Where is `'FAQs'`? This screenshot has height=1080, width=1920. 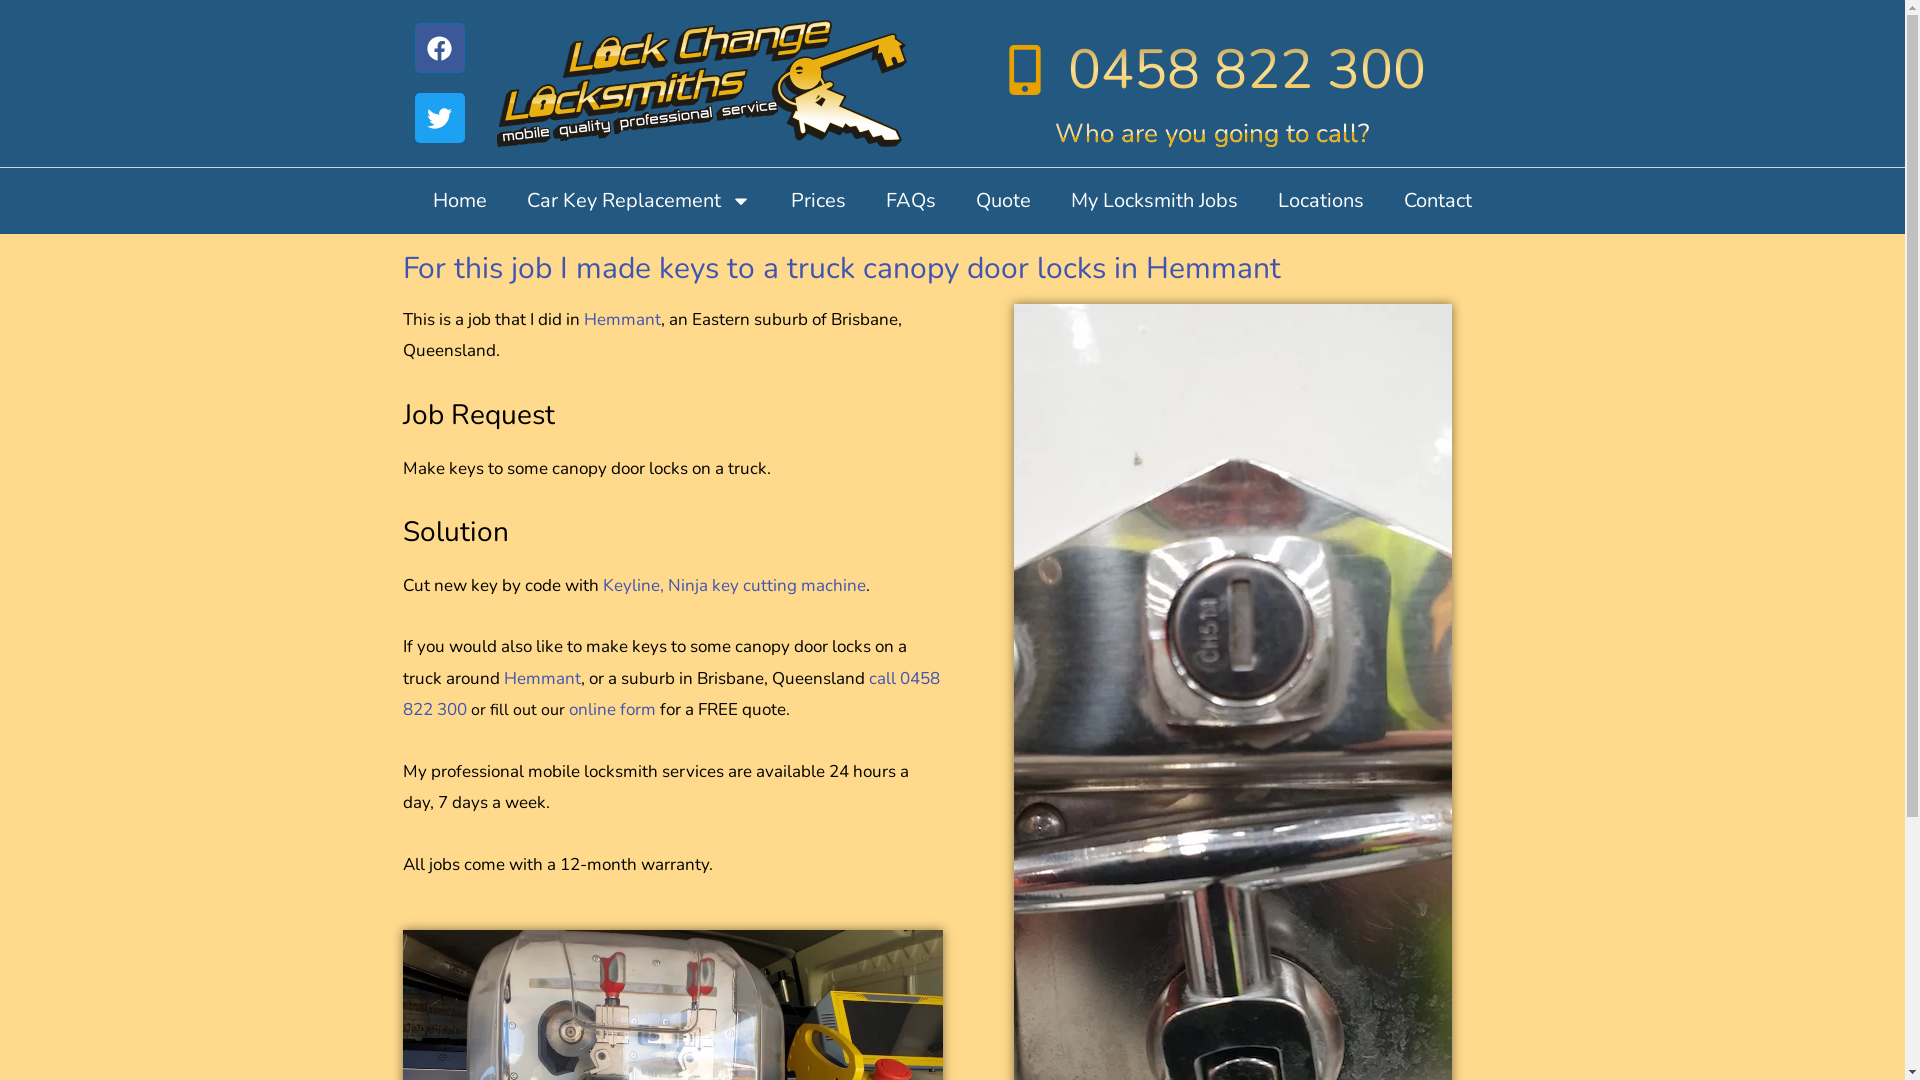 'FAQs' is located at coordinates (910, 200).